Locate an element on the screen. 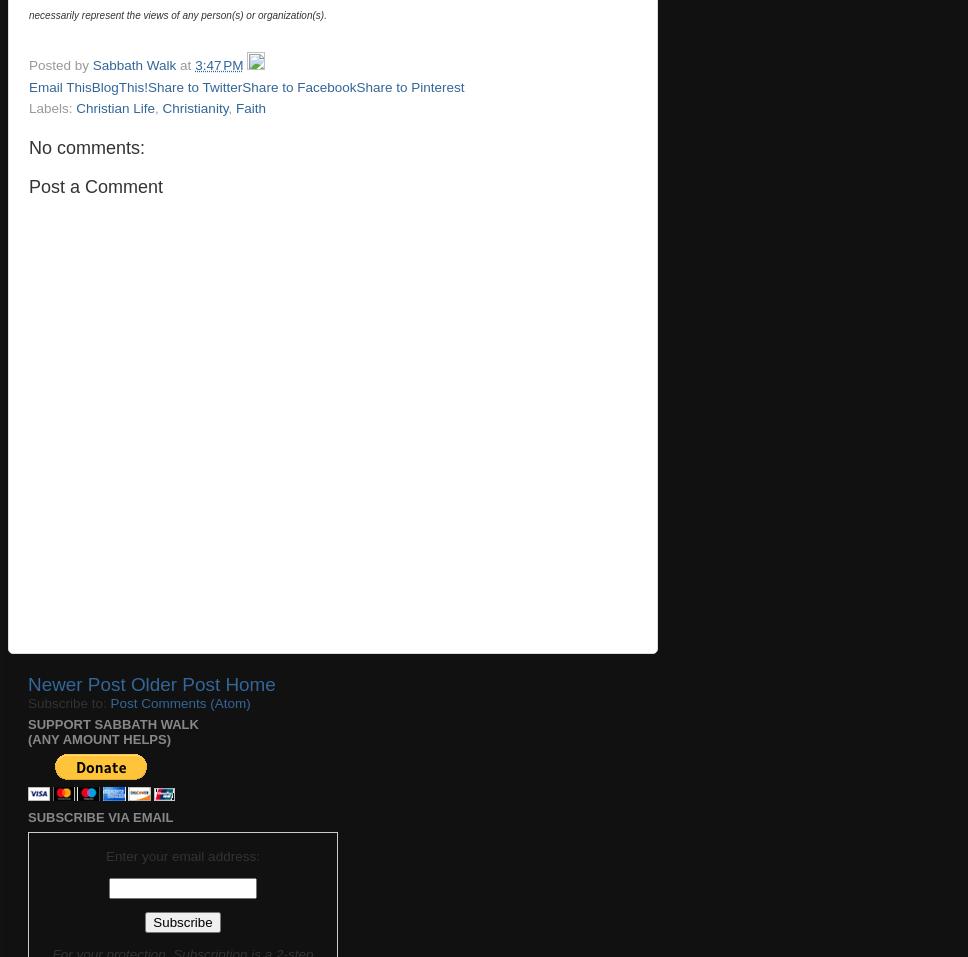  'Posted by' is located at coordinates (29, 64).